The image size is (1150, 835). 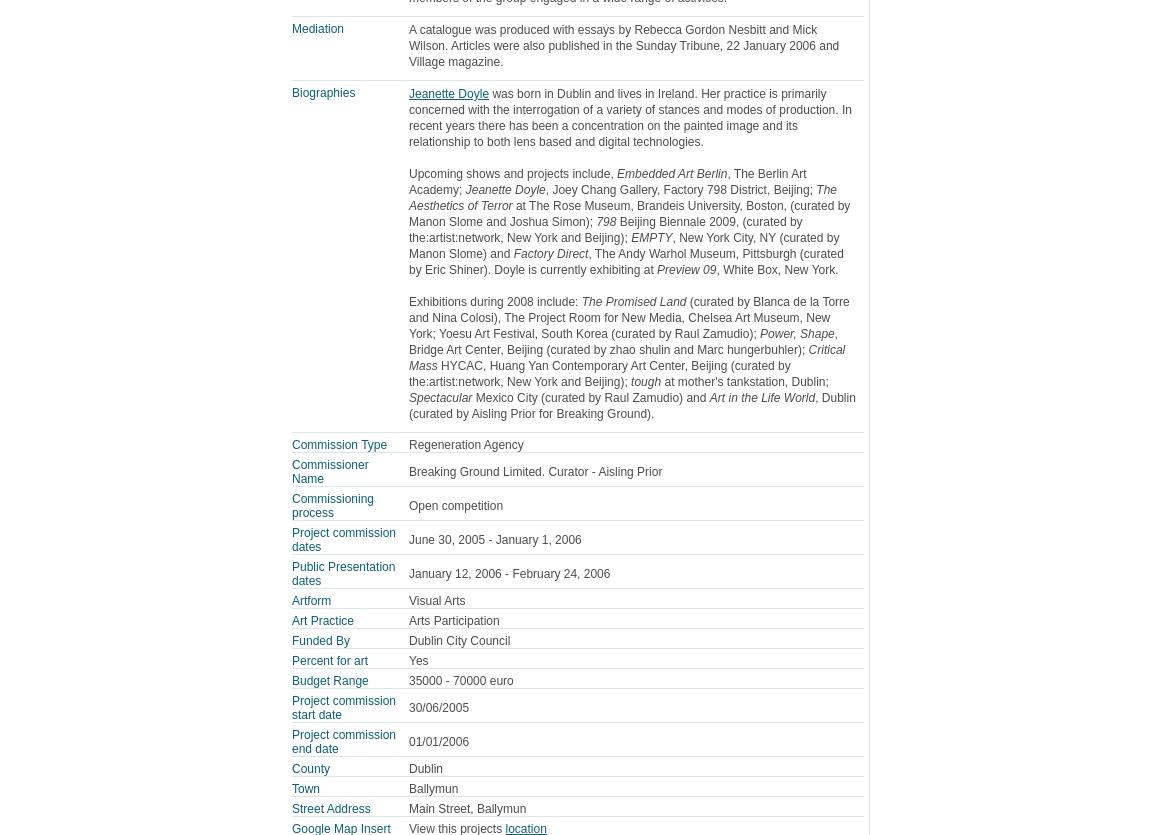 I want to click on 'Biographies', so click(x=323, y=92).